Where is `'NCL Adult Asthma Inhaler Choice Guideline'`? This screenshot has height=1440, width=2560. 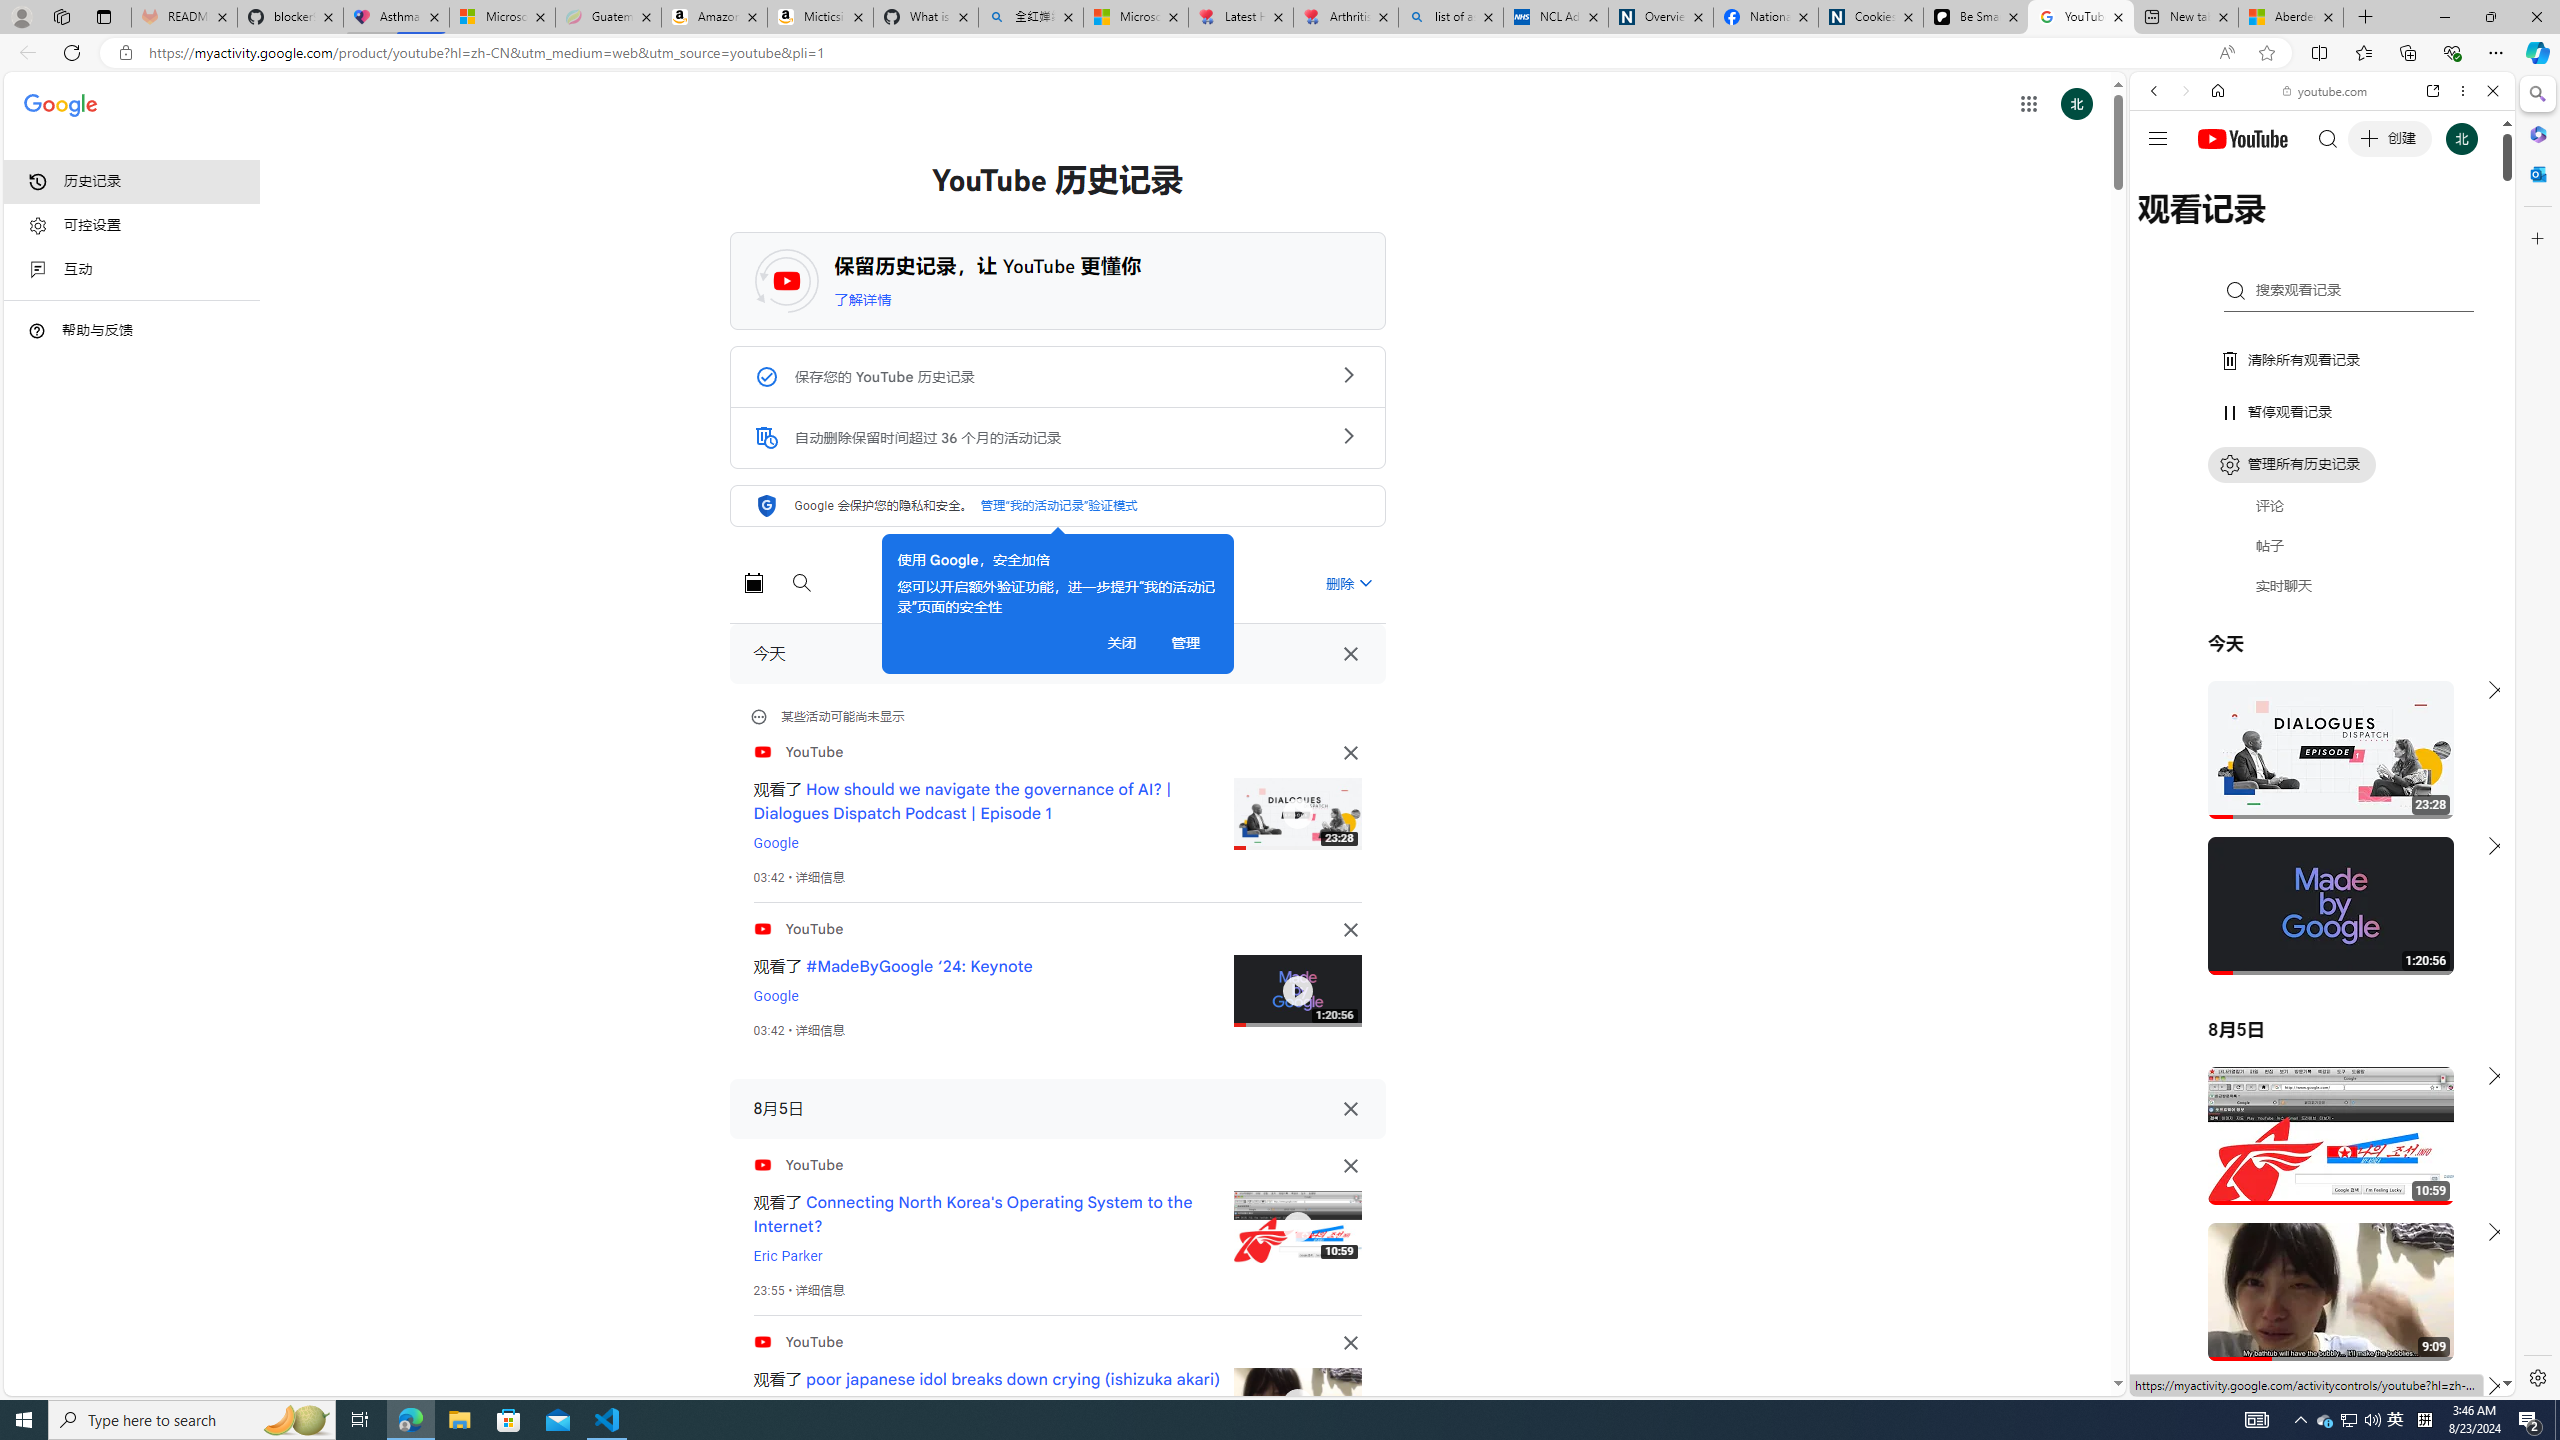 'NCL Adult Asthma Inhaler Choice Guideline' is located at coordinates (1556, 16).